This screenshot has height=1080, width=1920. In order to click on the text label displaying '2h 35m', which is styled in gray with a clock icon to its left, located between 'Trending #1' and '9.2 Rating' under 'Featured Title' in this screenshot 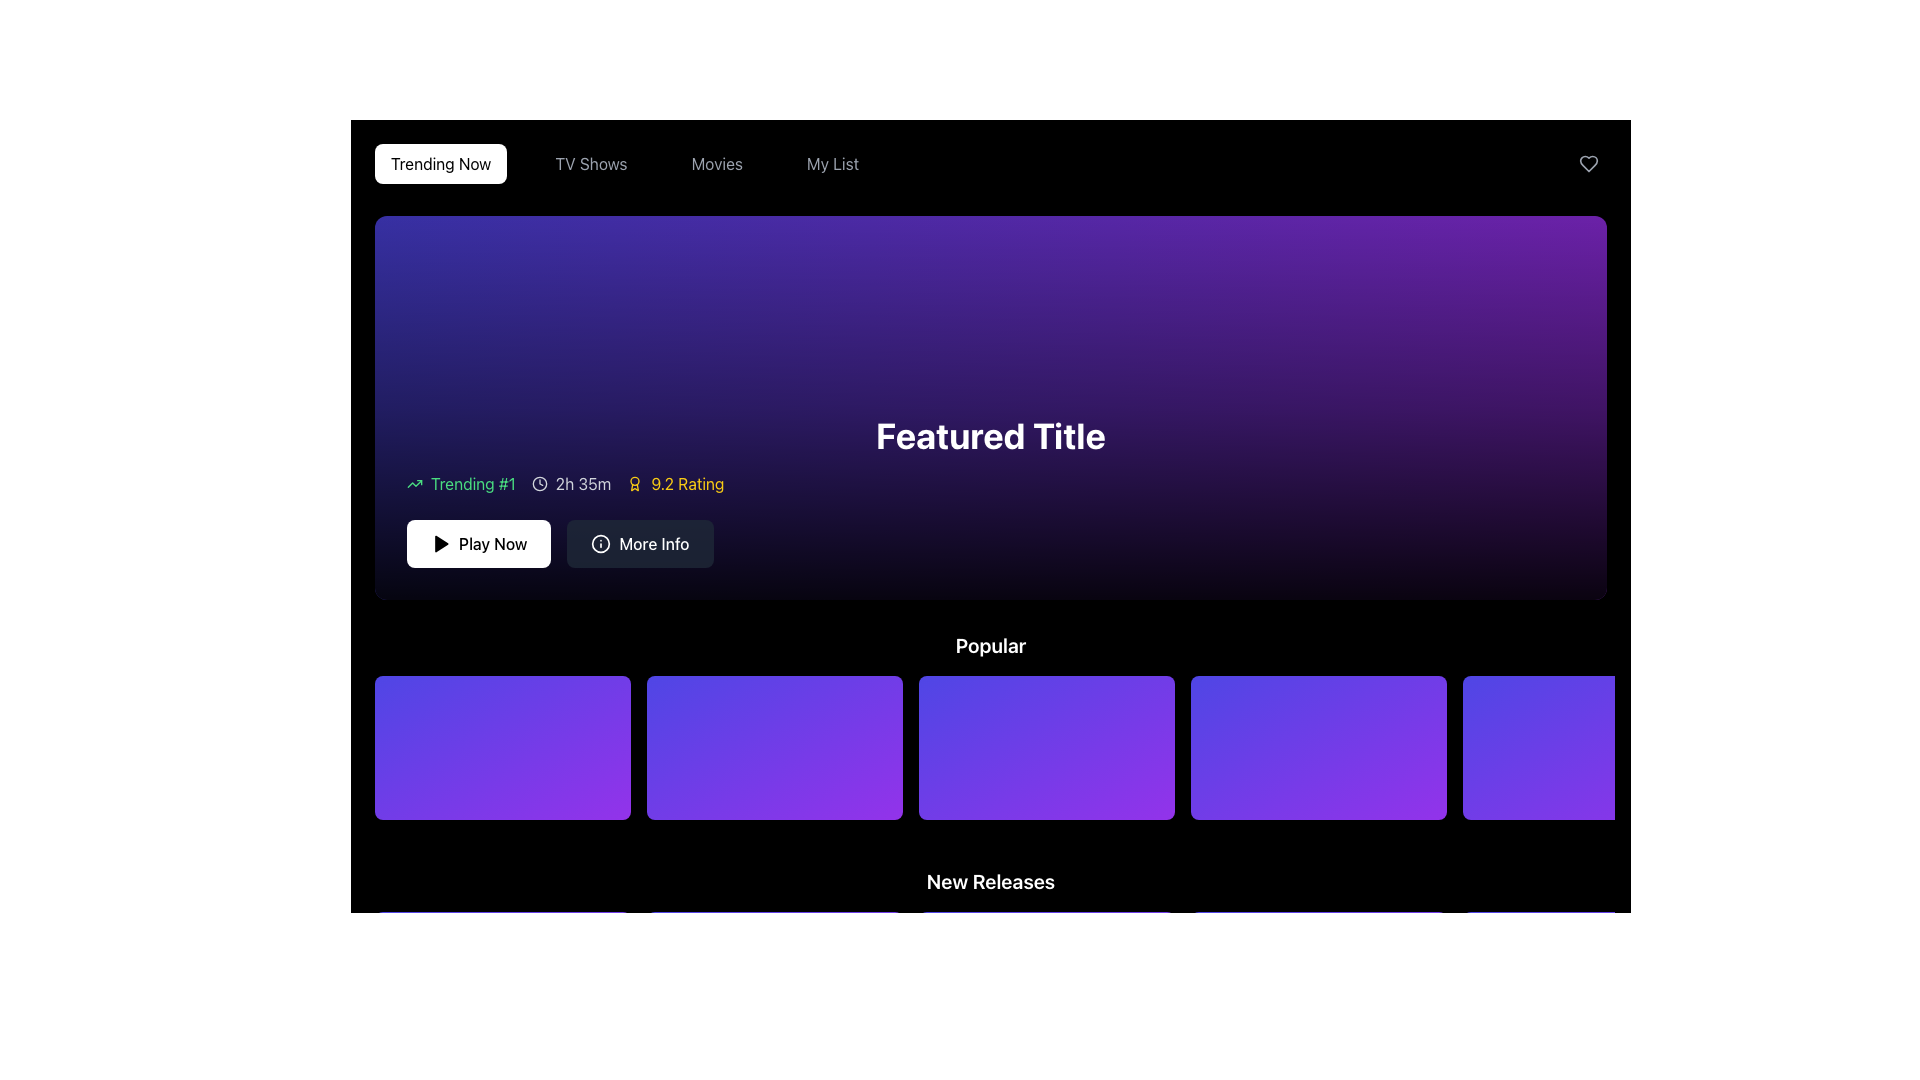, I will do `click(570, 483)`.